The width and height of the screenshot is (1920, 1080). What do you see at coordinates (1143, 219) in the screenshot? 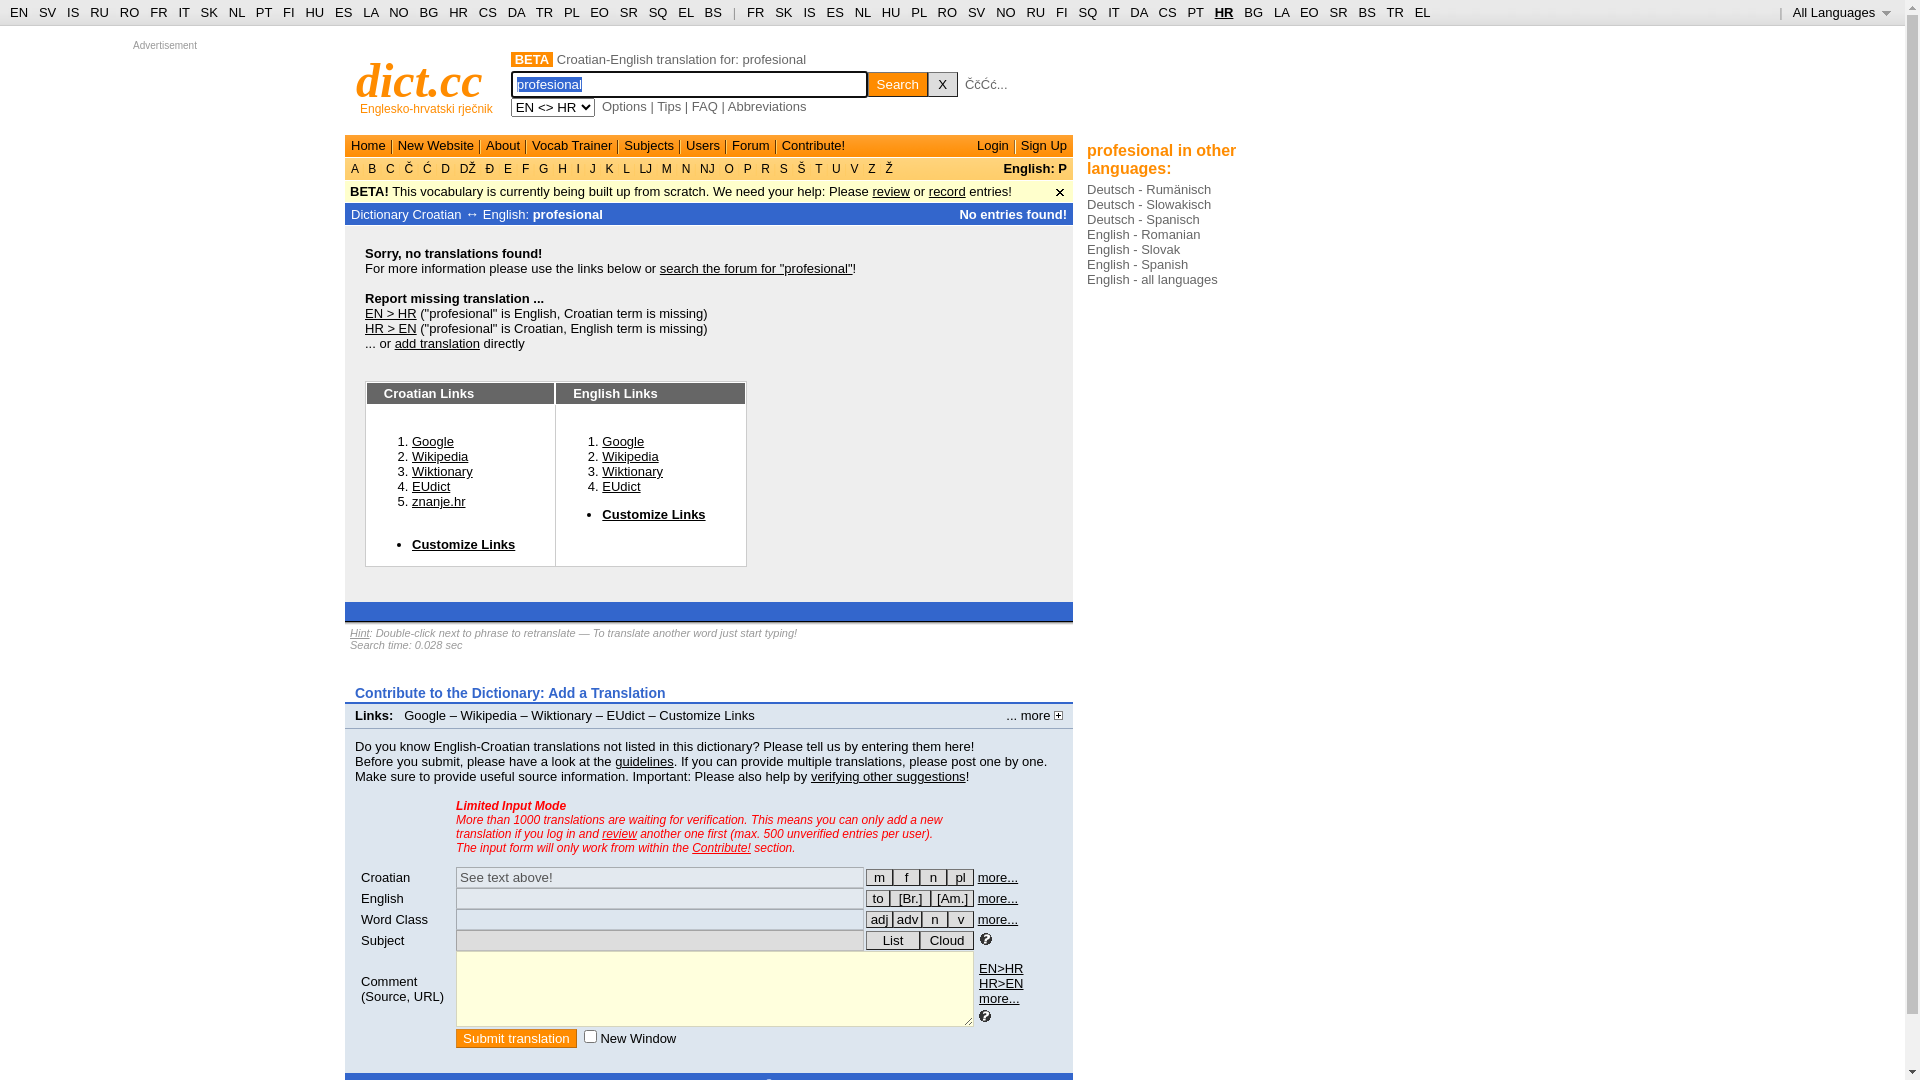
I see `'Deutsch - Spanisch'` at bounding box center [1143, 219].